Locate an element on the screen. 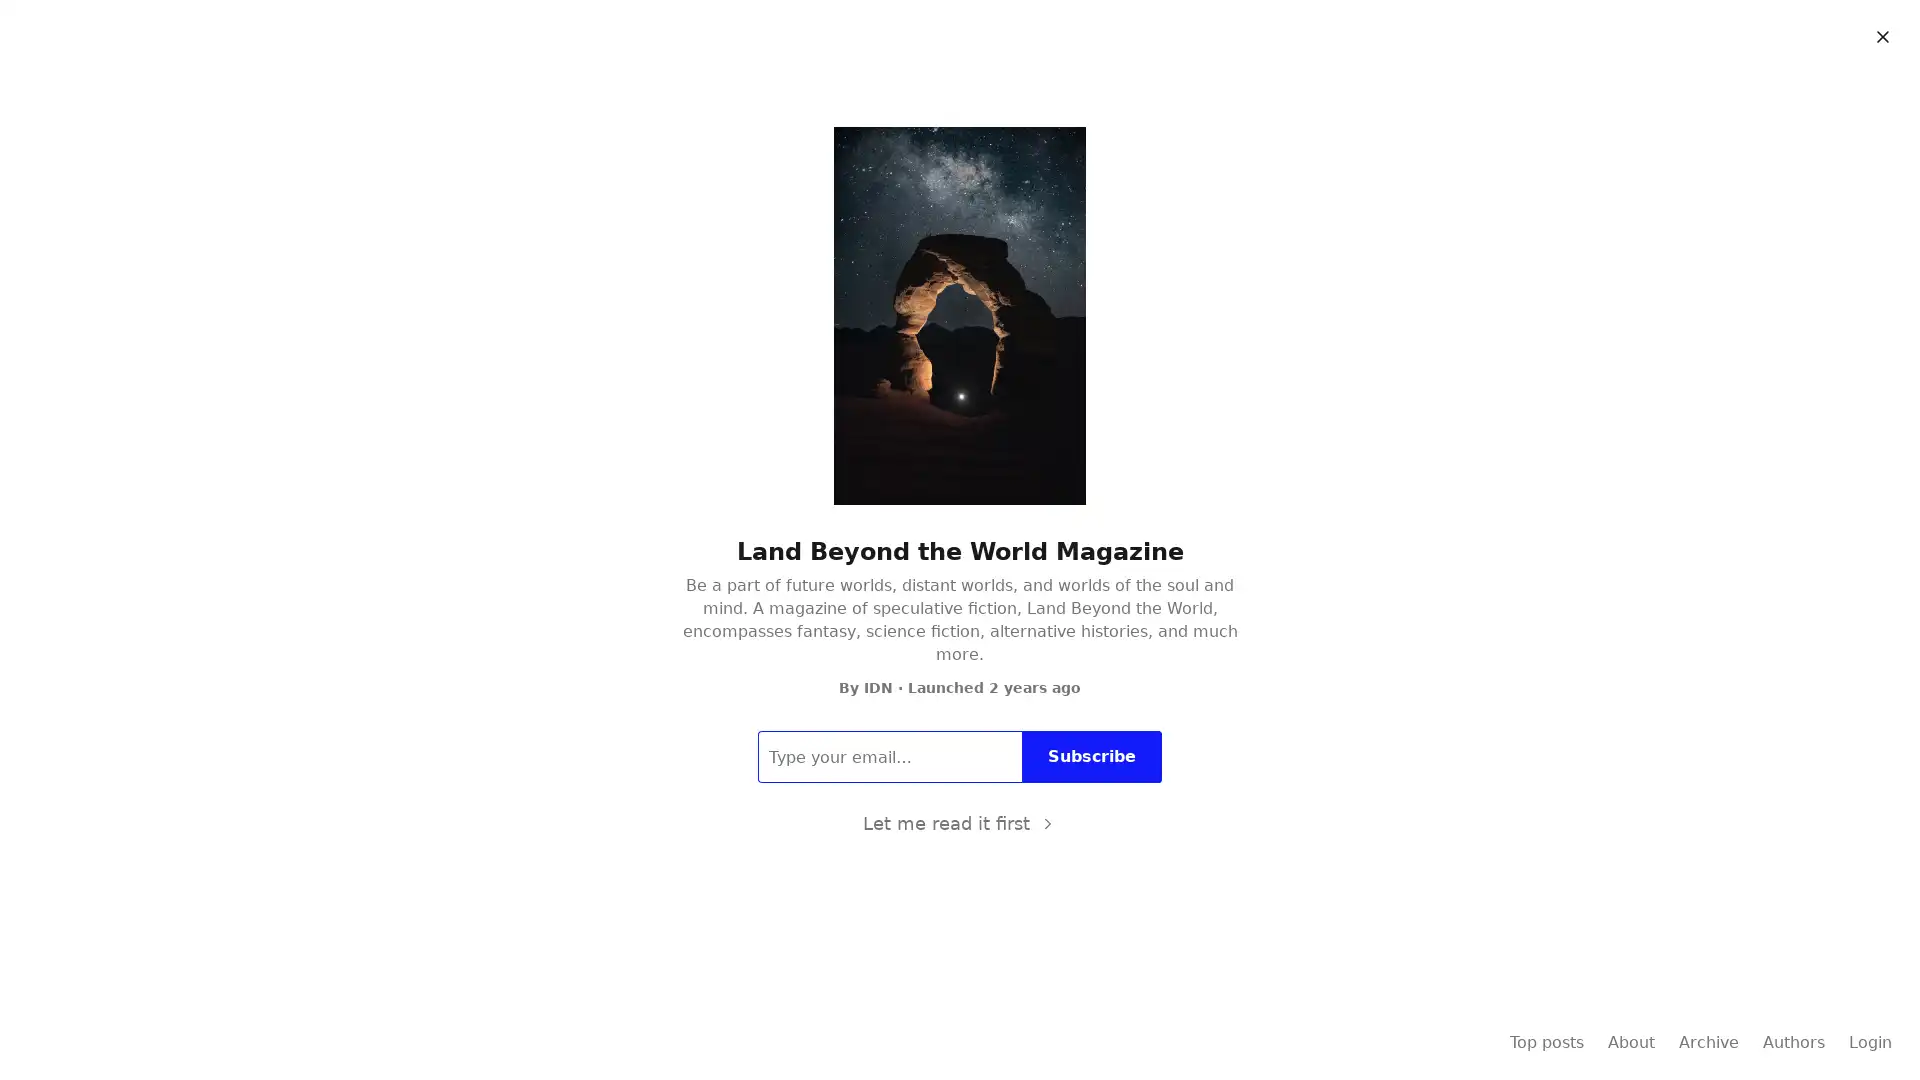 This screenshot has width=1920, height=1080. 3 is located at coordinates (670, 550).